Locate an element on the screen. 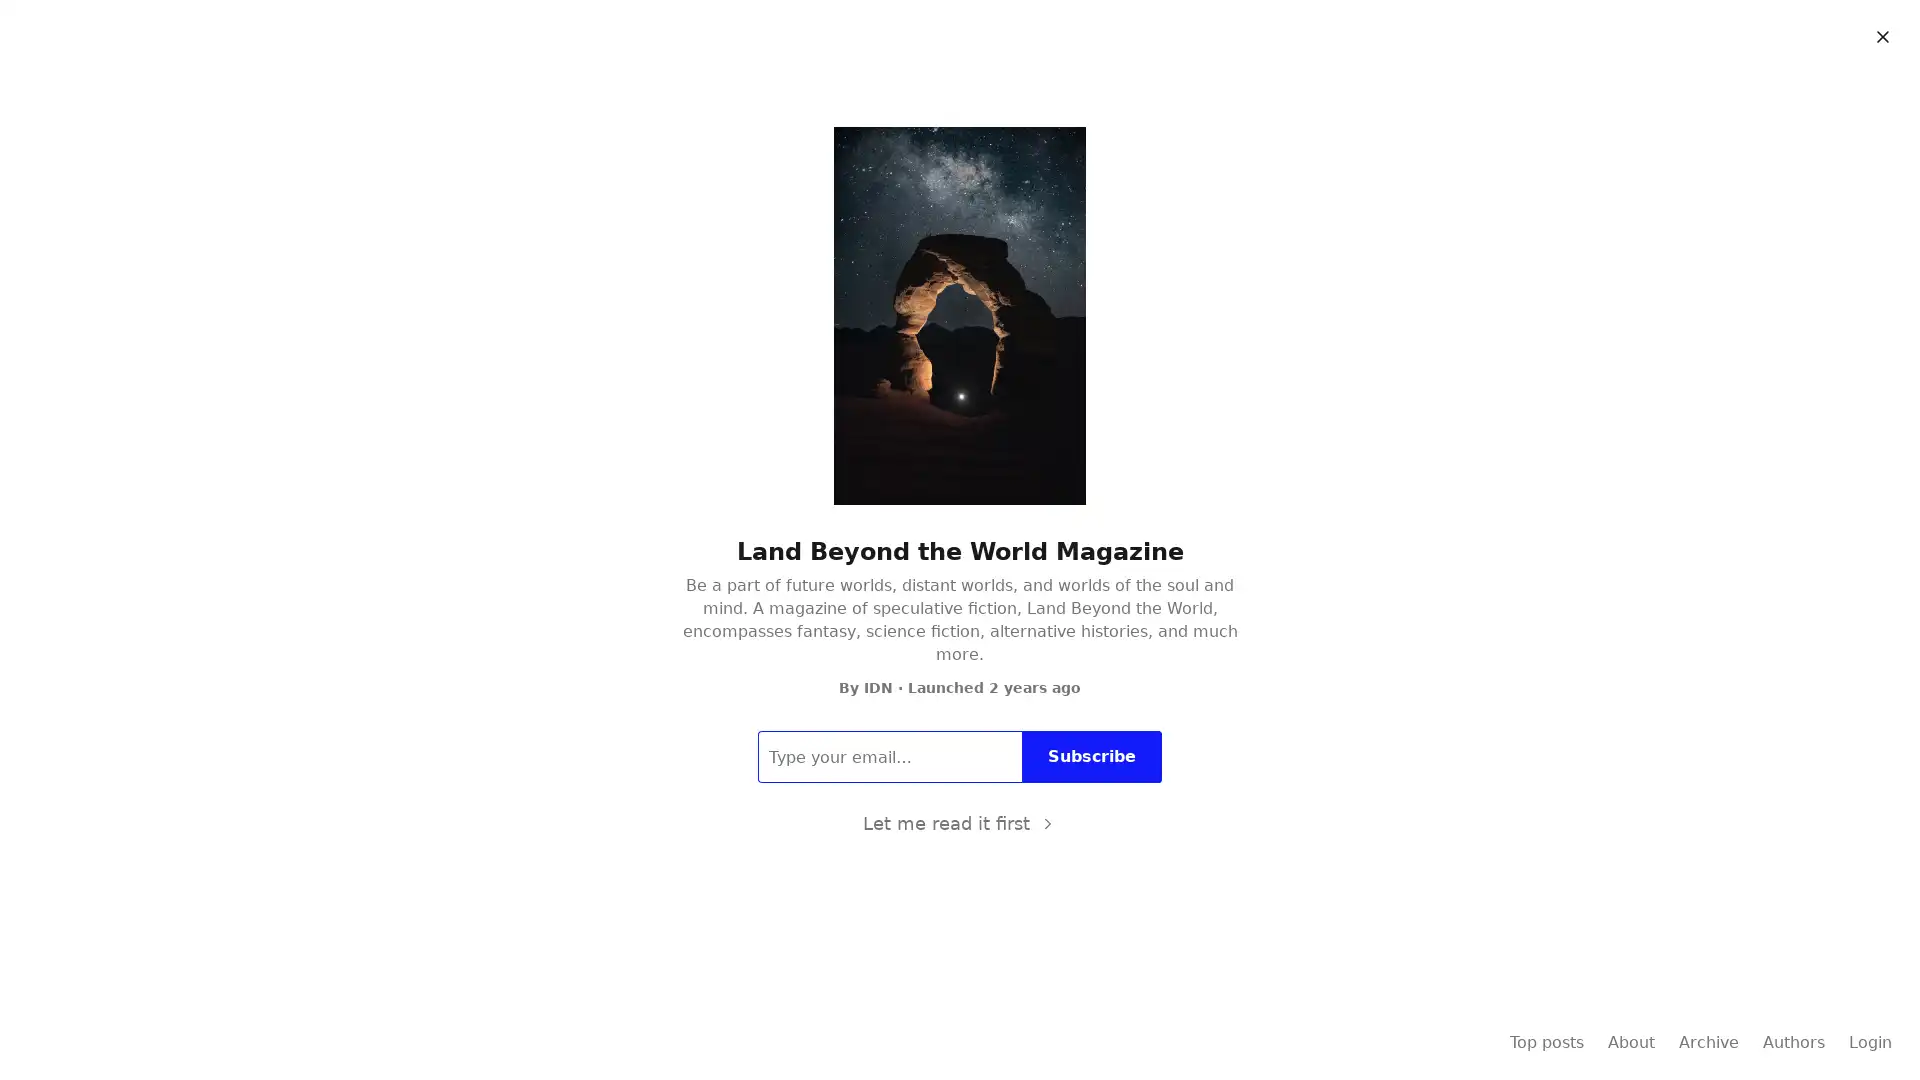 This screenshot has width=1920, height=1080. 3 is located at coordinates (670, 550).